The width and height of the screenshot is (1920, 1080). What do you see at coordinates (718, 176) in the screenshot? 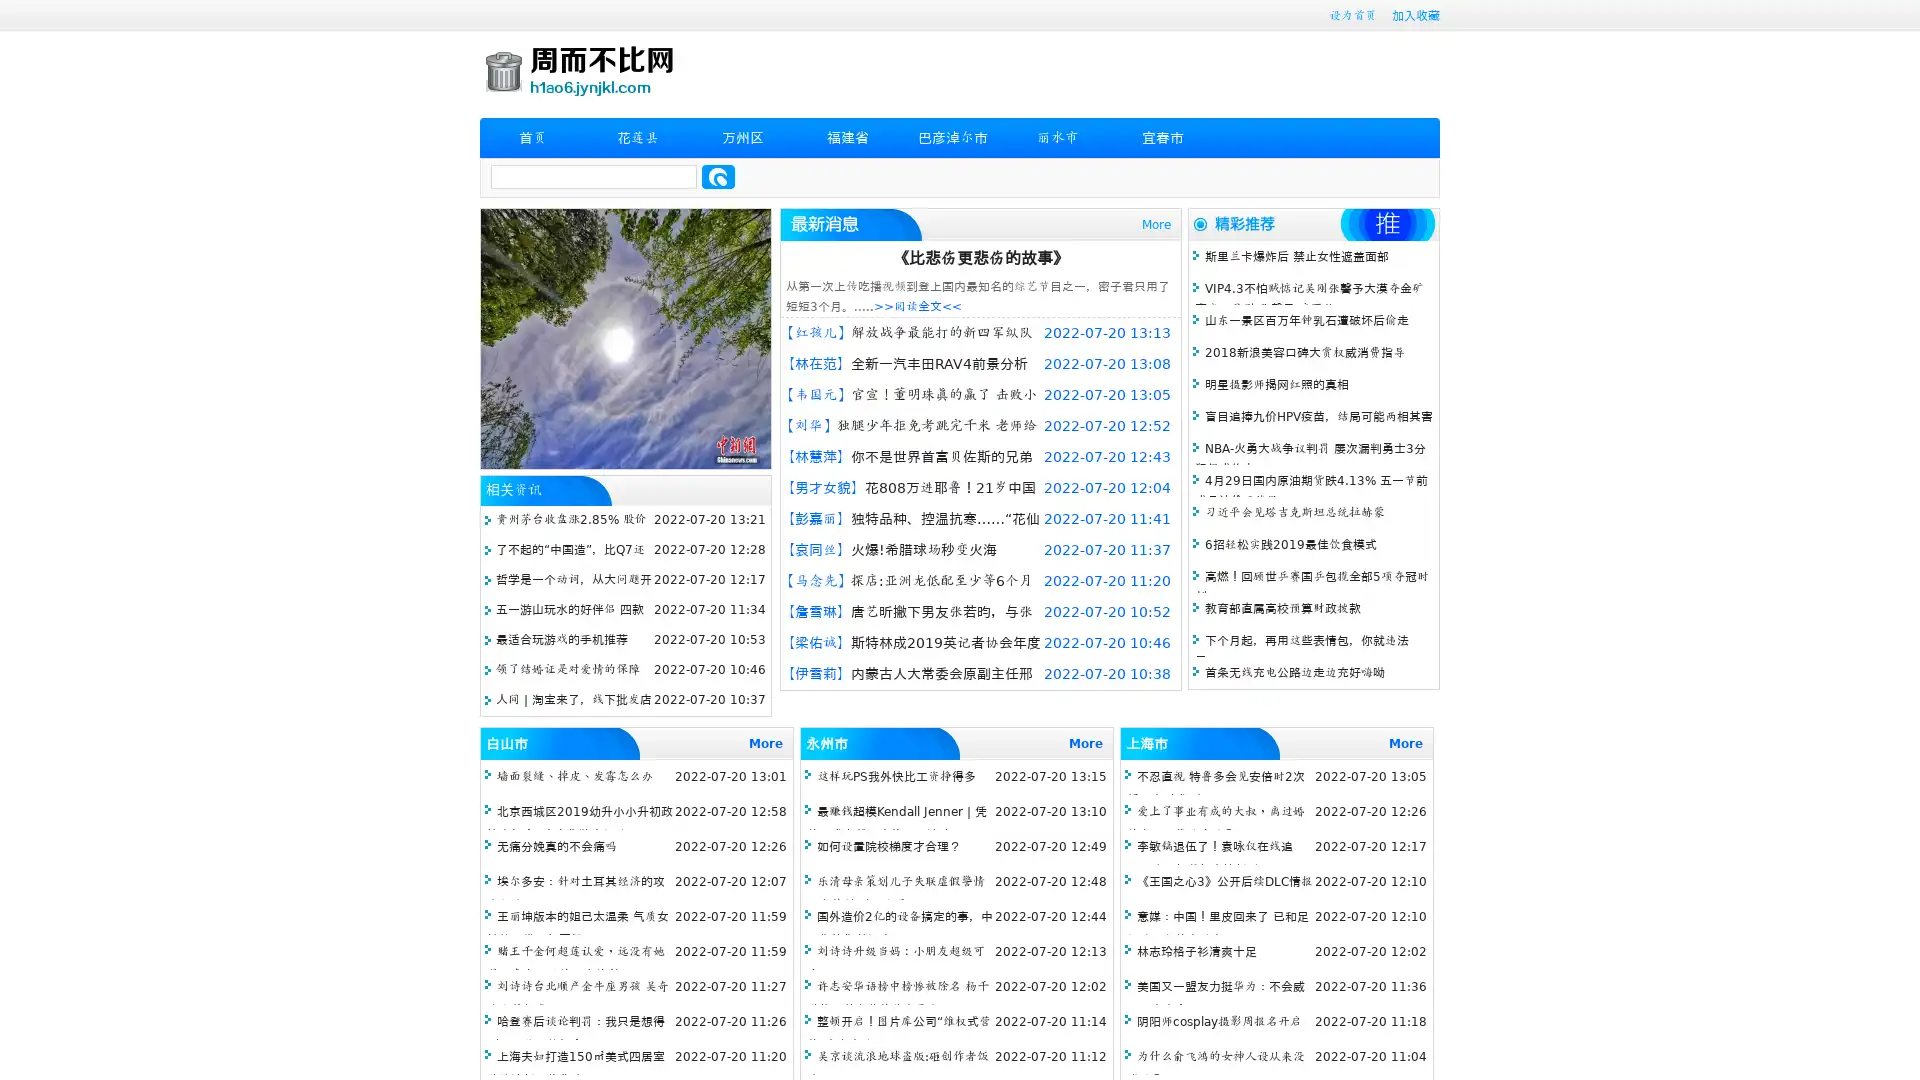
I see `Search` at bounding box center [718, 176].